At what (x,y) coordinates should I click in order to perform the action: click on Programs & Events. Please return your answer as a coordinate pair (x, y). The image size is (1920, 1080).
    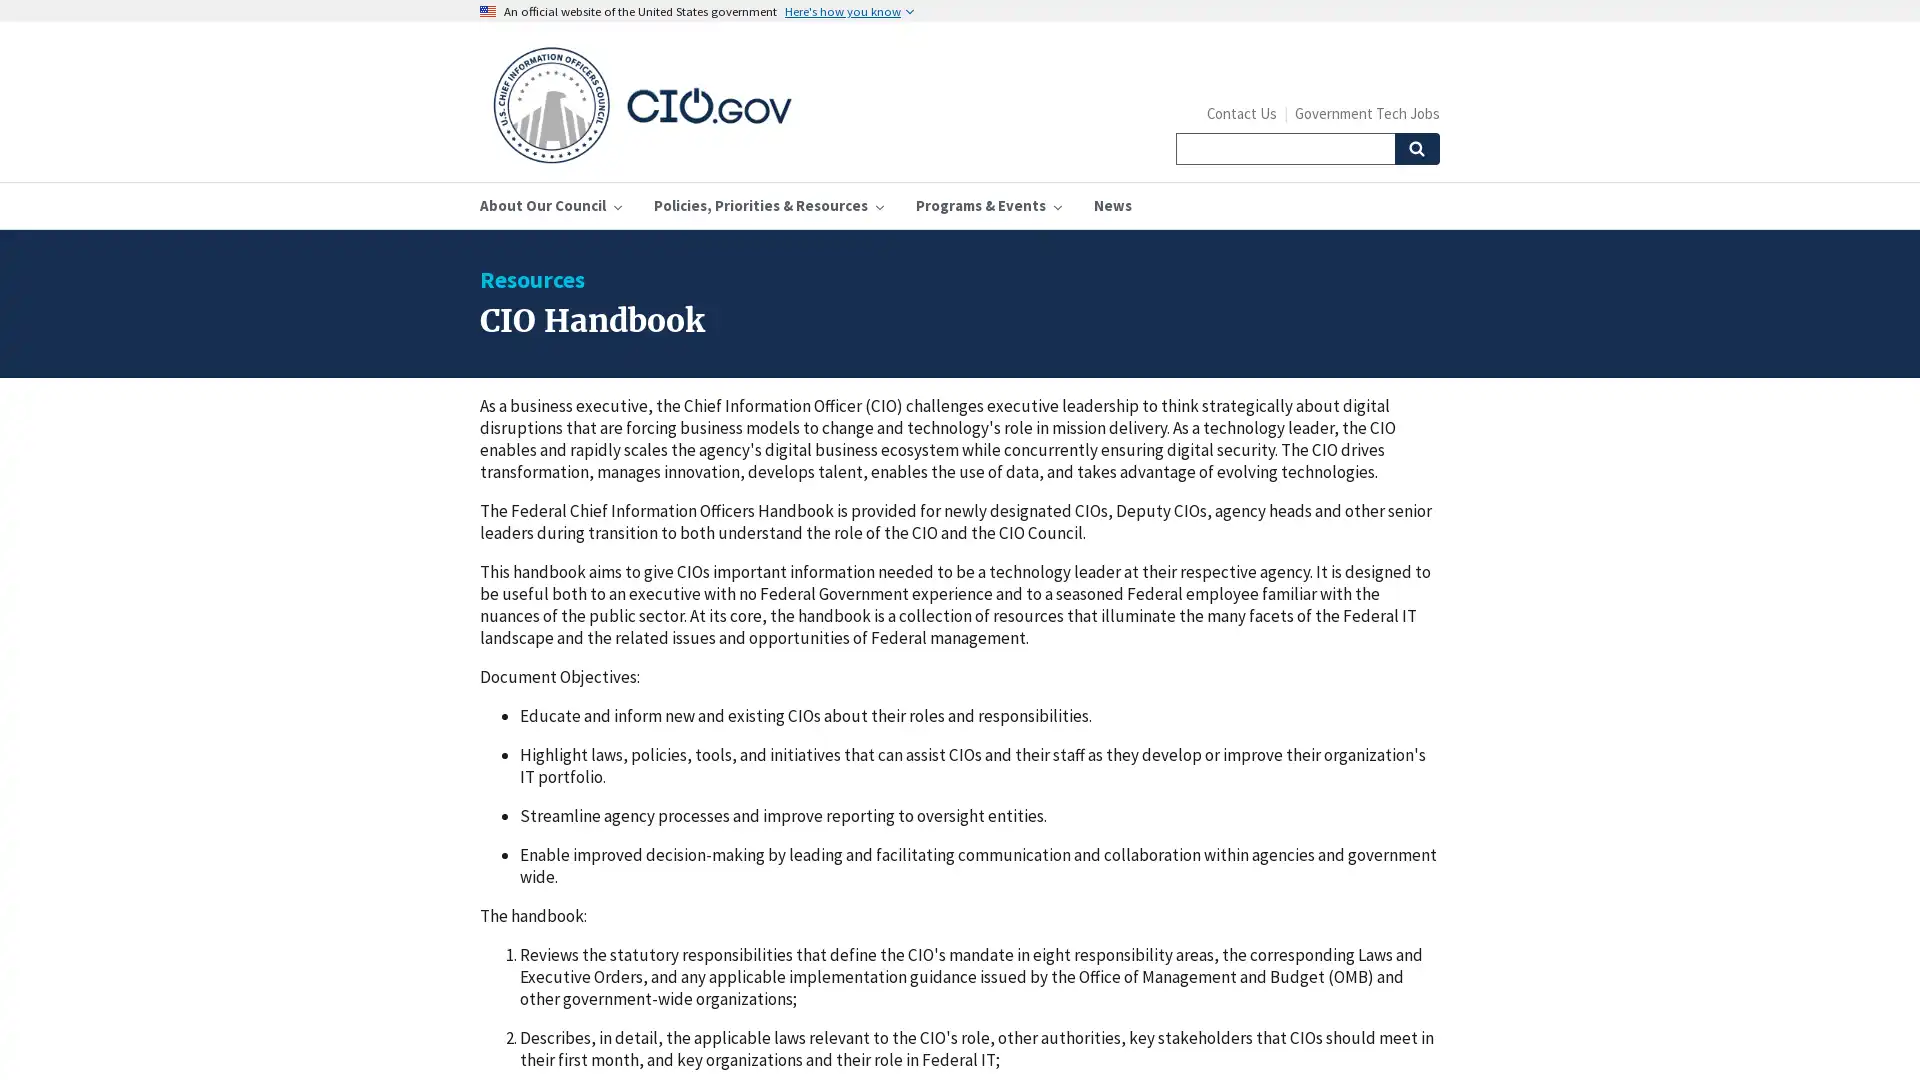
    Looking at the image, I should click on (988, 205).